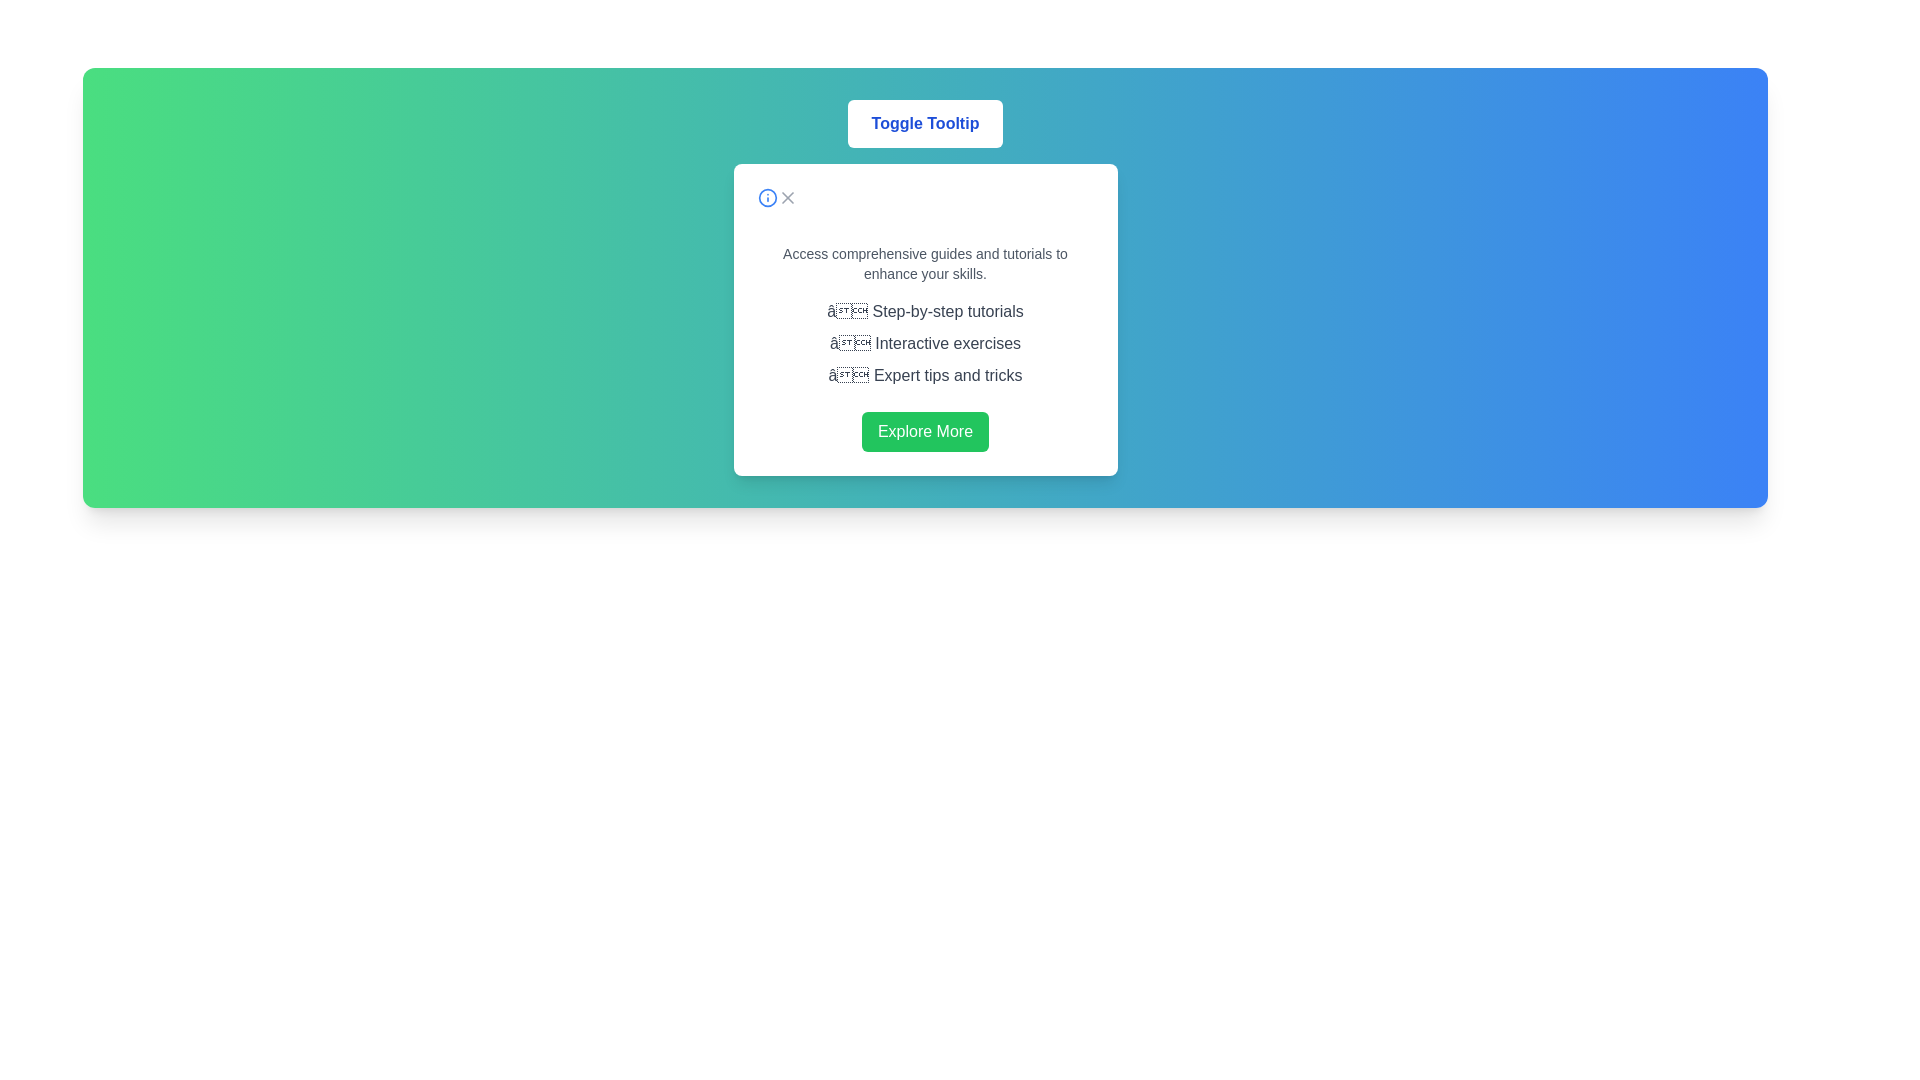 This screenshot has width=1920, height=1080. Describe the element at coordinates (766, 197) in the screenshot. I see `the circular information icon with a blue border located in the top-left area of the modal dialogue, positioned to the left of the 'X' close button` at that location.